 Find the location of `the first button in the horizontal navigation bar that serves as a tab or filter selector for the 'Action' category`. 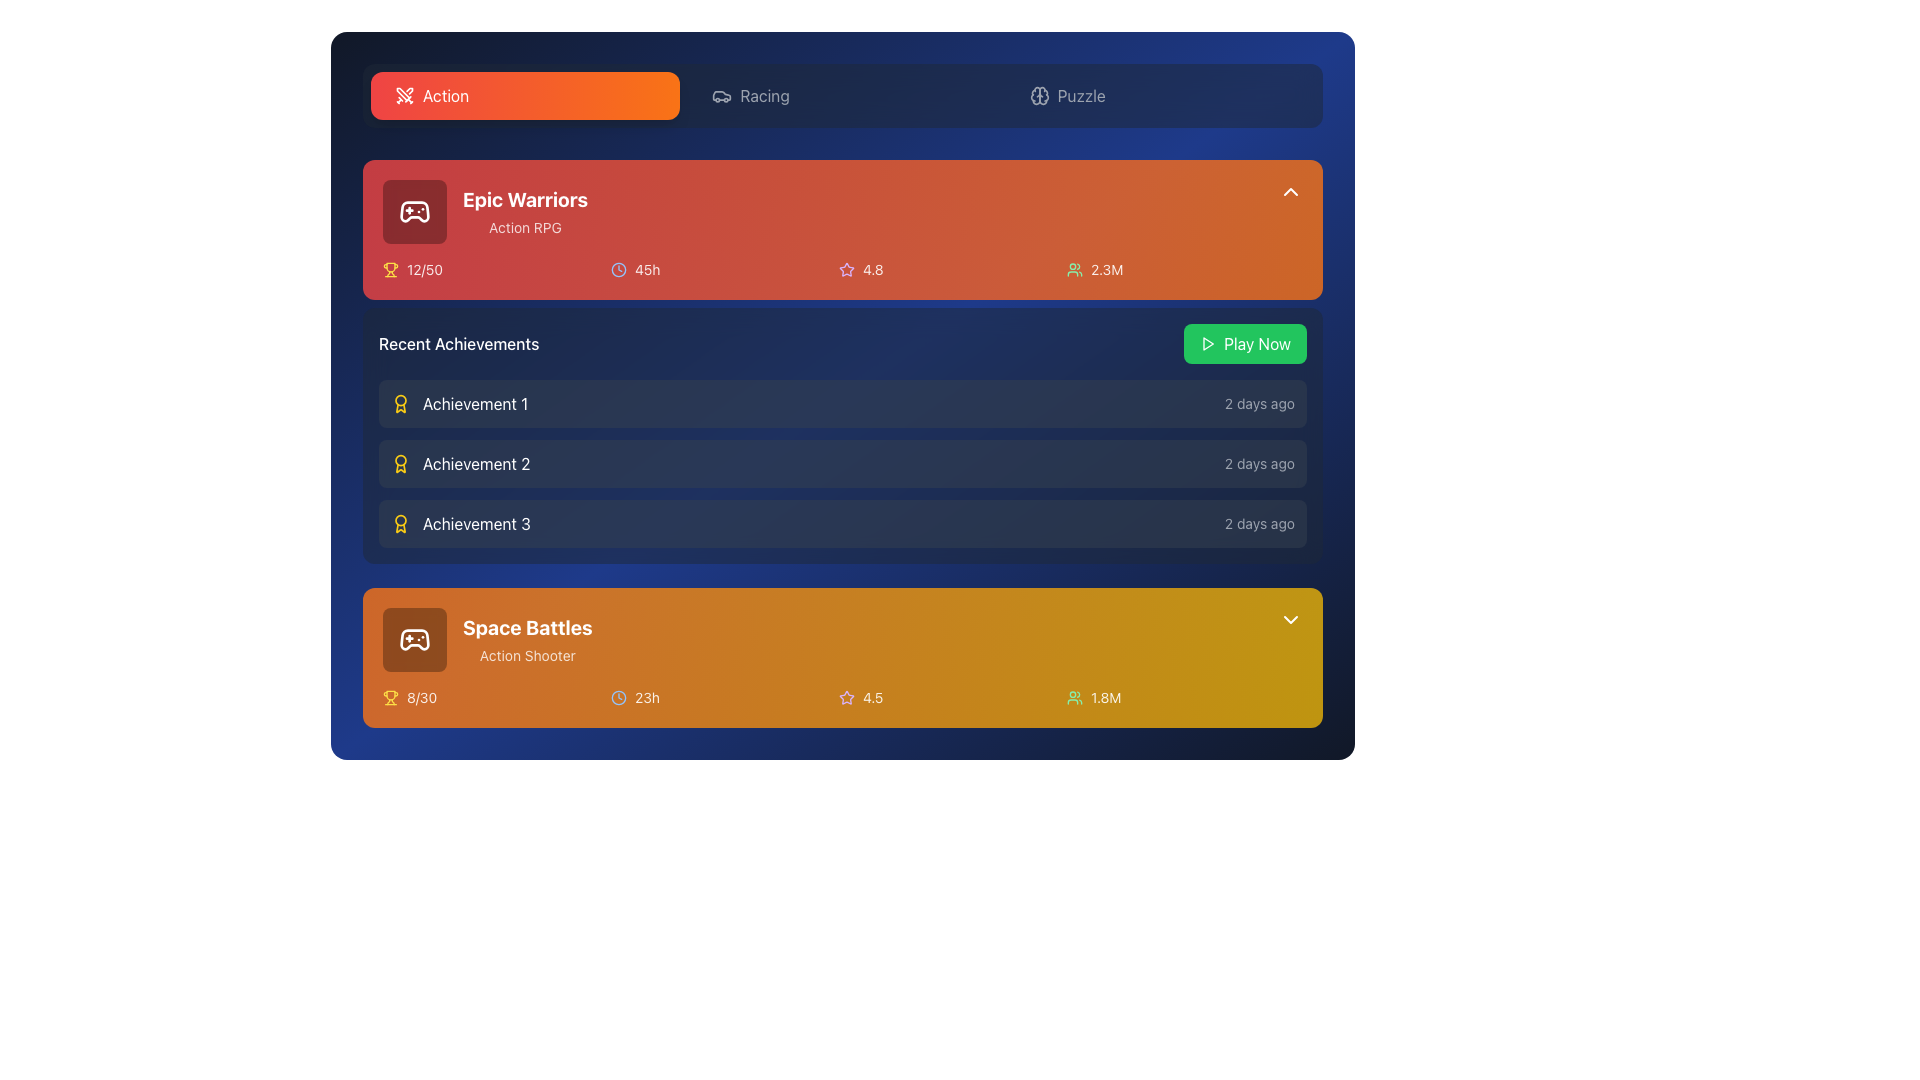

the first button in the horizontal navigation bar that serves as a tab or filter selector for the 'Action' category is located at coordinates (525, 96).